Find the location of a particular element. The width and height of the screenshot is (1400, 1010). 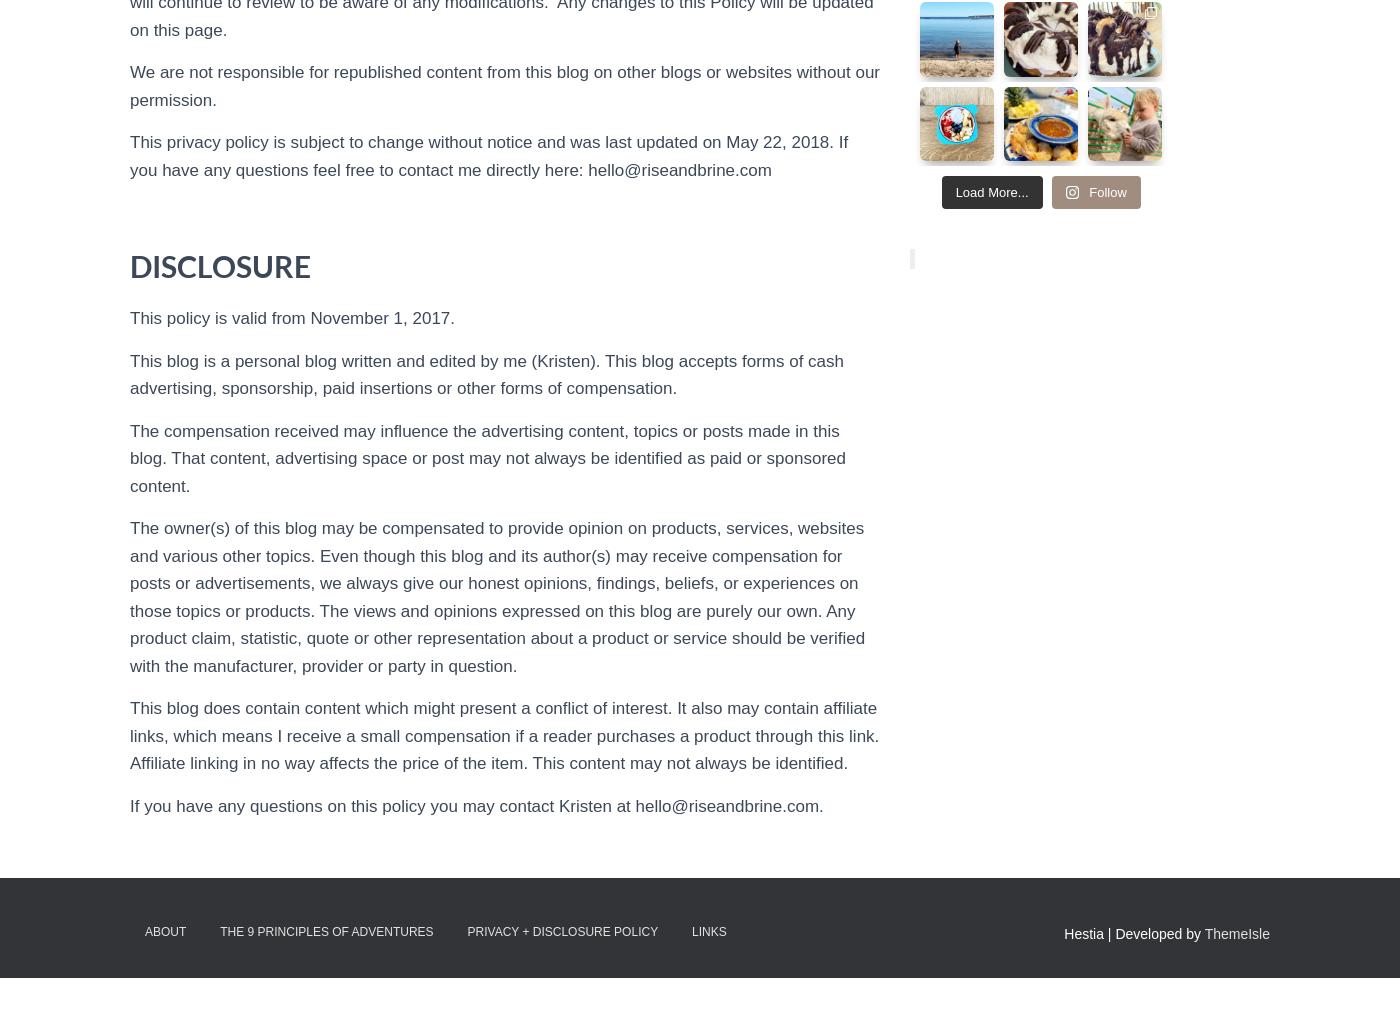

'Load More...' is located at coordinates (953, 190).